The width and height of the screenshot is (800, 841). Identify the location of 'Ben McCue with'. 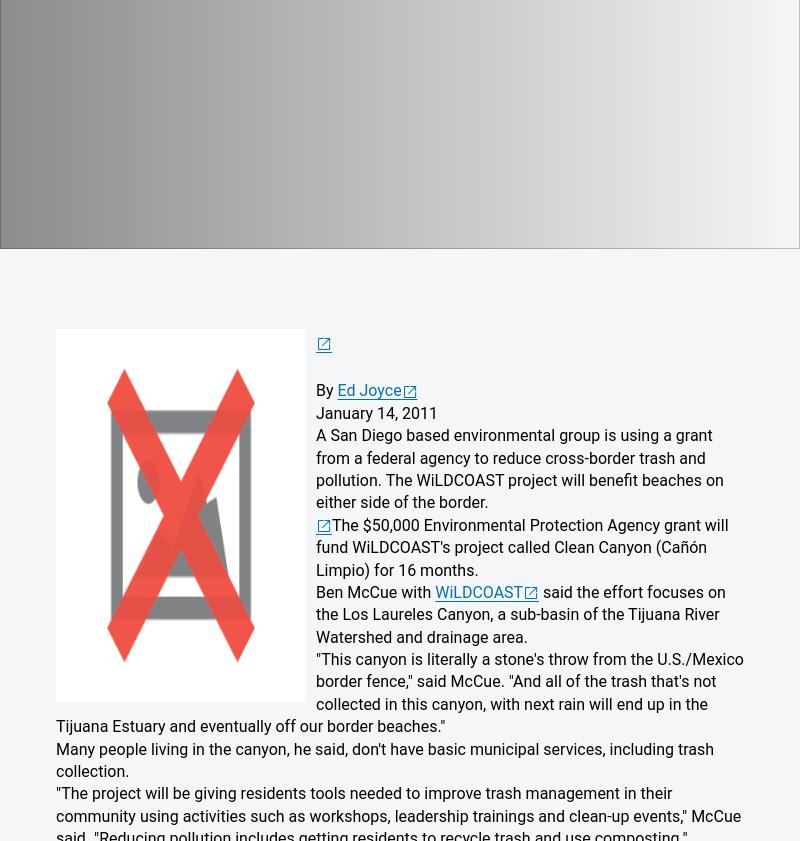
(374, 591).